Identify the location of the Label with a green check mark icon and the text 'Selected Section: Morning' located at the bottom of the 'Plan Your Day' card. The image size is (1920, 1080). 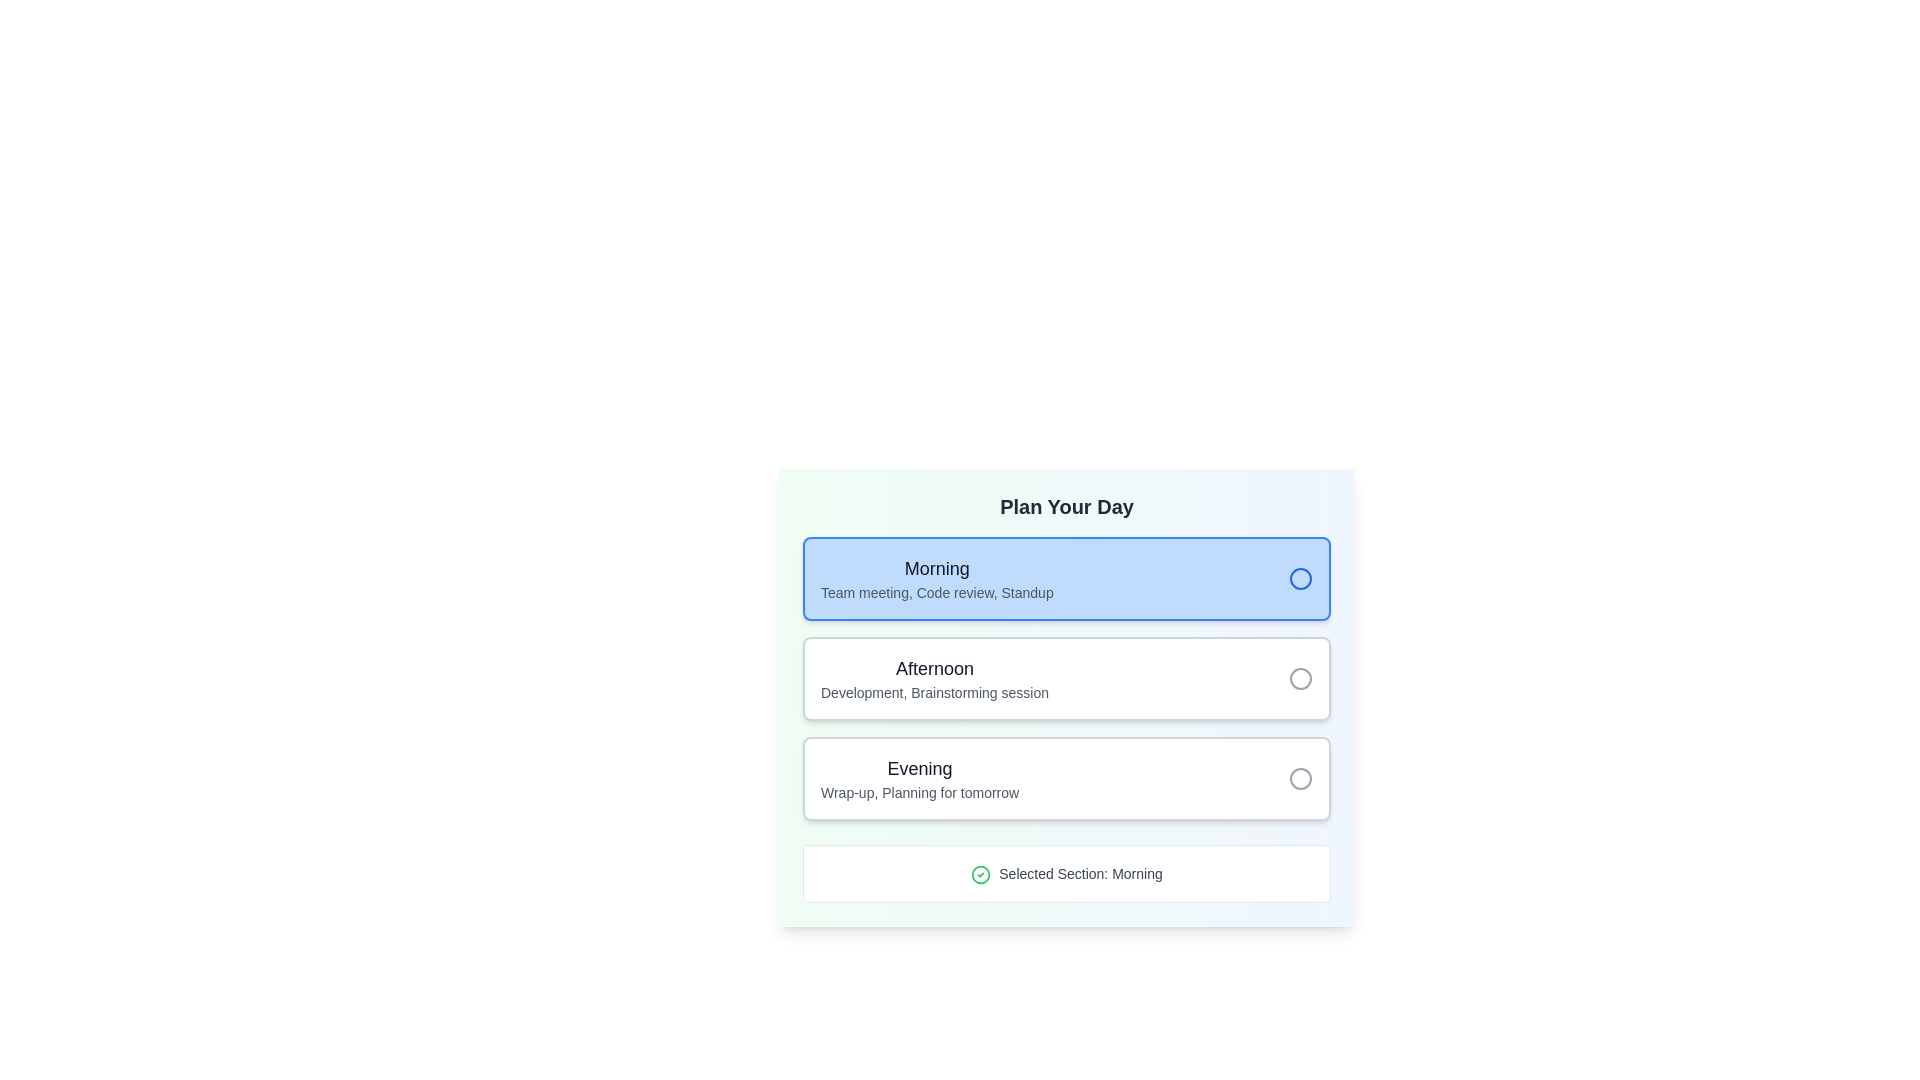
(1065, 873).